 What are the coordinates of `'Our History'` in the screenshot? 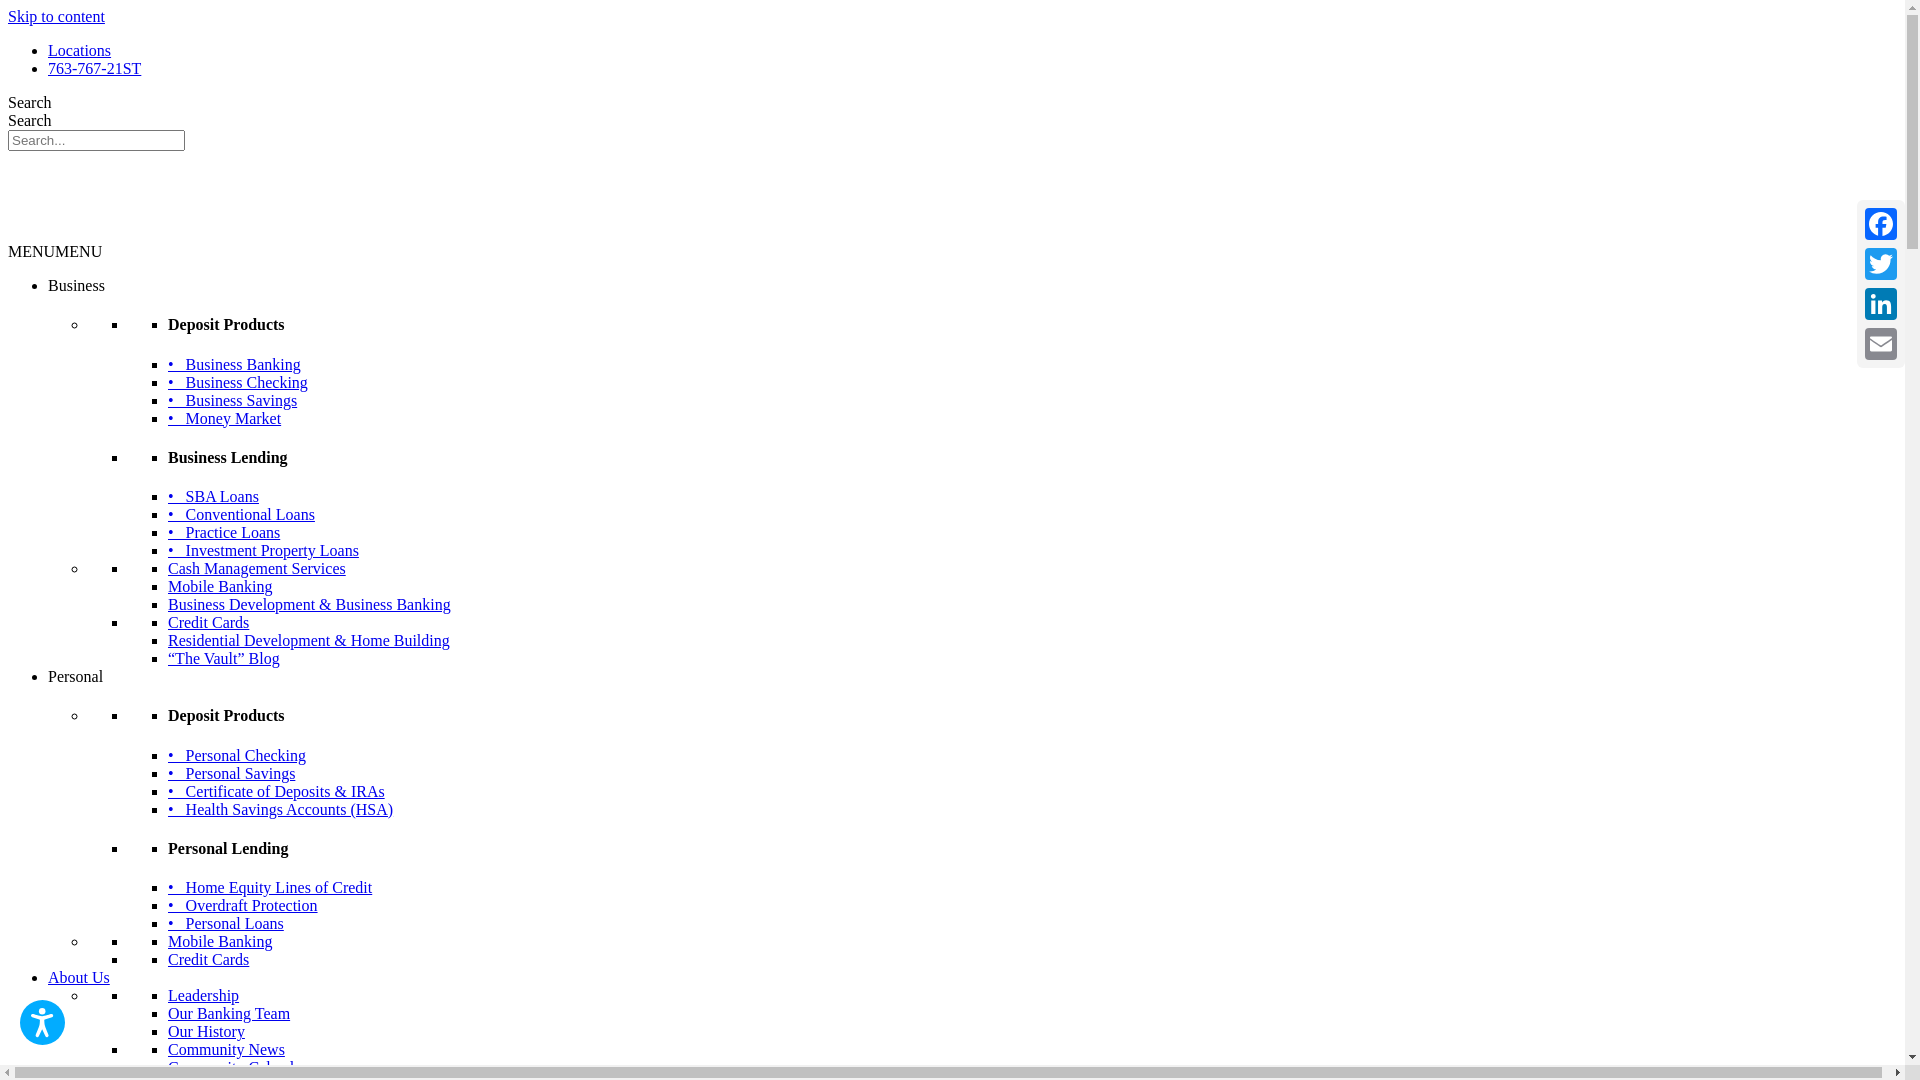 It's located at (206, 1031).